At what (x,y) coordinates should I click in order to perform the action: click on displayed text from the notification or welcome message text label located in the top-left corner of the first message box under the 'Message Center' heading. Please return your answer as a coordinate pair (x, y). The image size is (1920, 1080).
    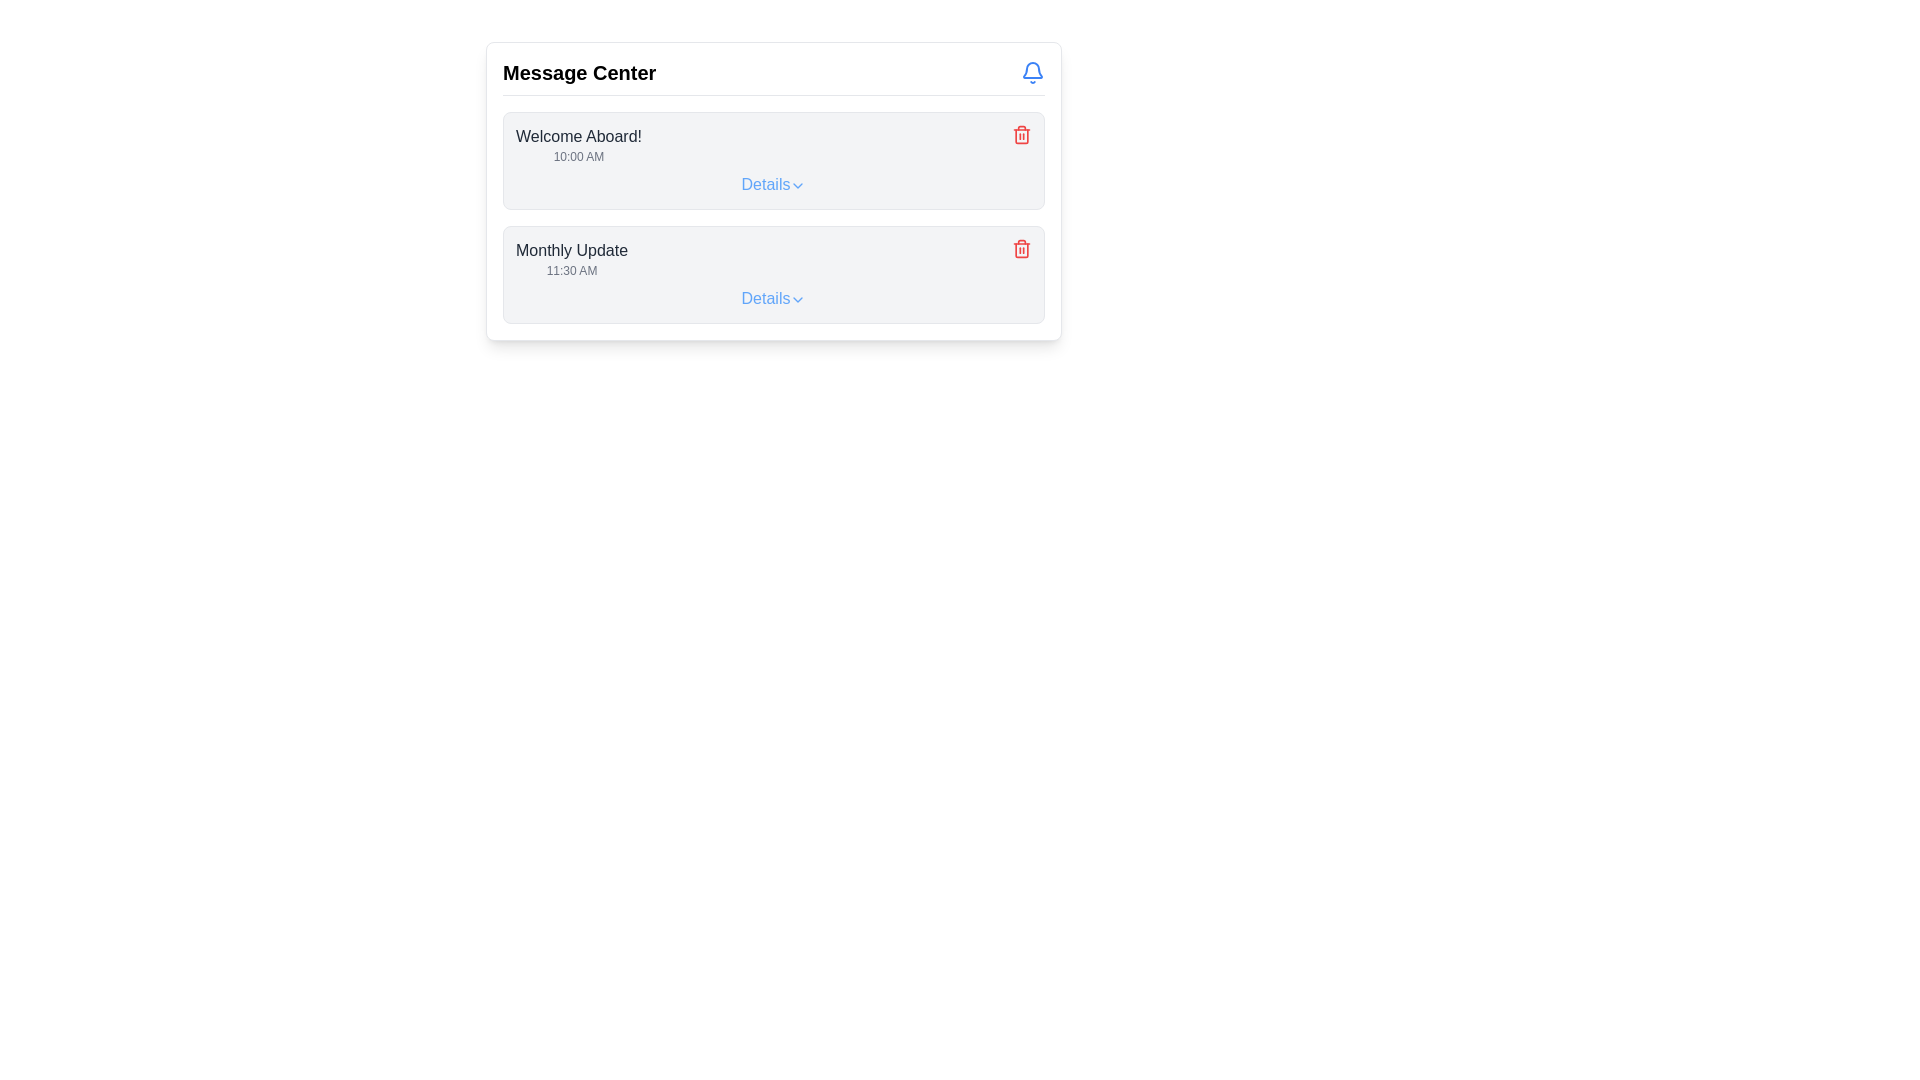
    Looking at the image, I should click on (578, 144).